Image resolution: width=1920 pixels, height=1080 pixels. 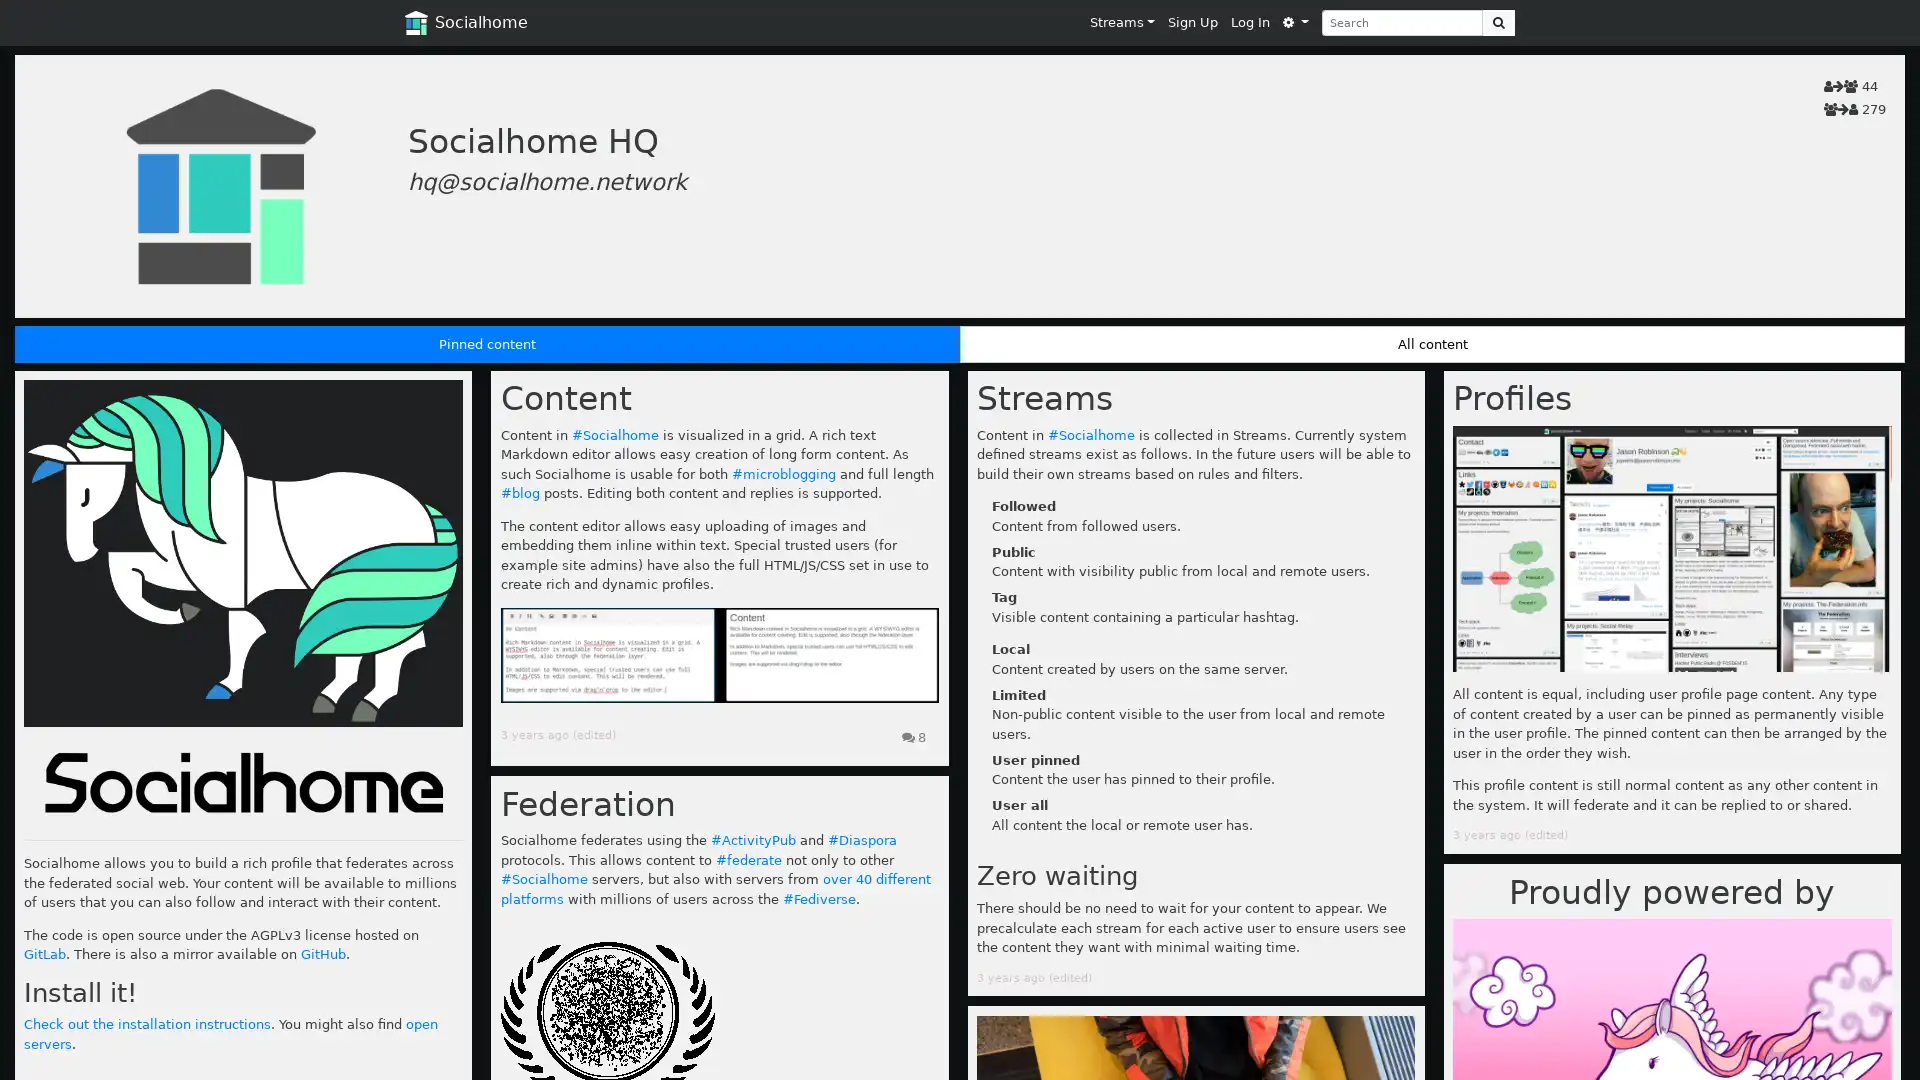 I want to click on Replies, so click(x=912, y=737).